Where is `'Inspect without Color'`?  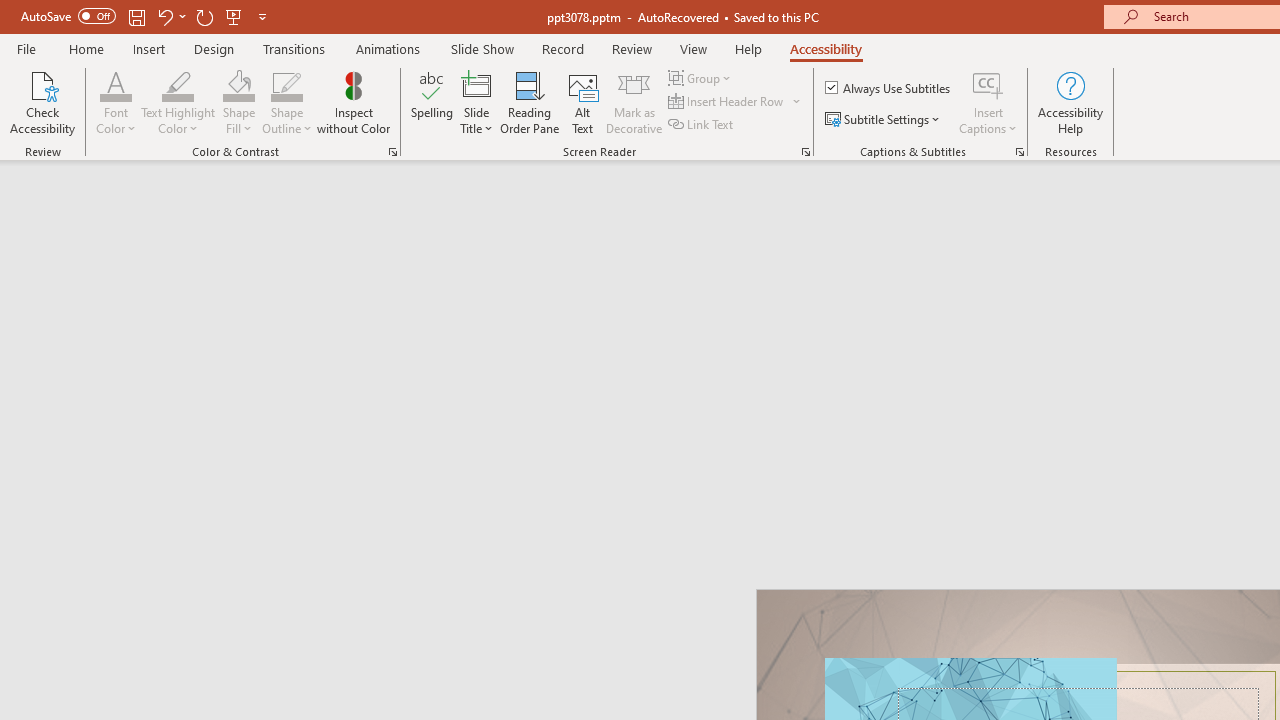
'Inspect without Color' is located at coordinates (353, 103).